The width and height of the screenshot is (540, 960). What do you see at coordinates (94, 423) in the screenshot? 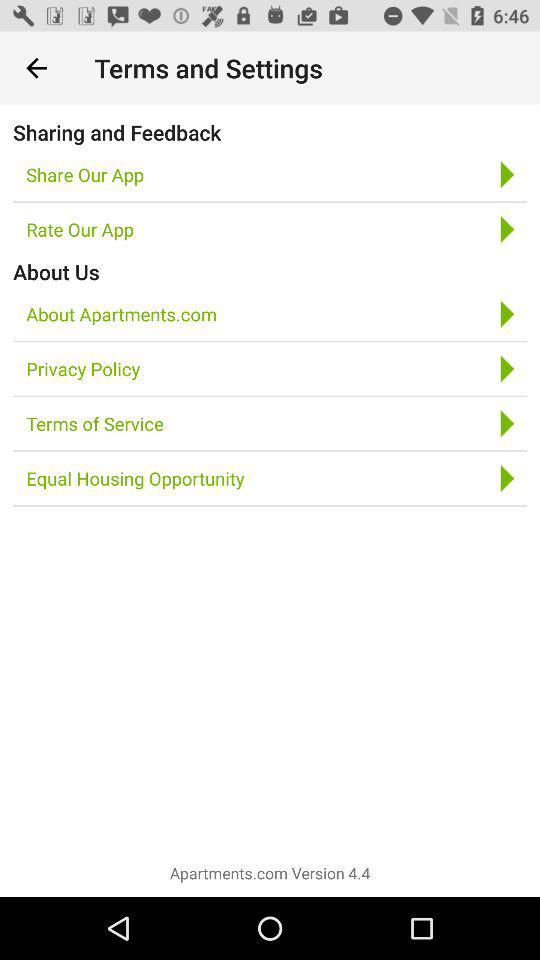
I see `the terms of service` at bounding box center [94, 423].